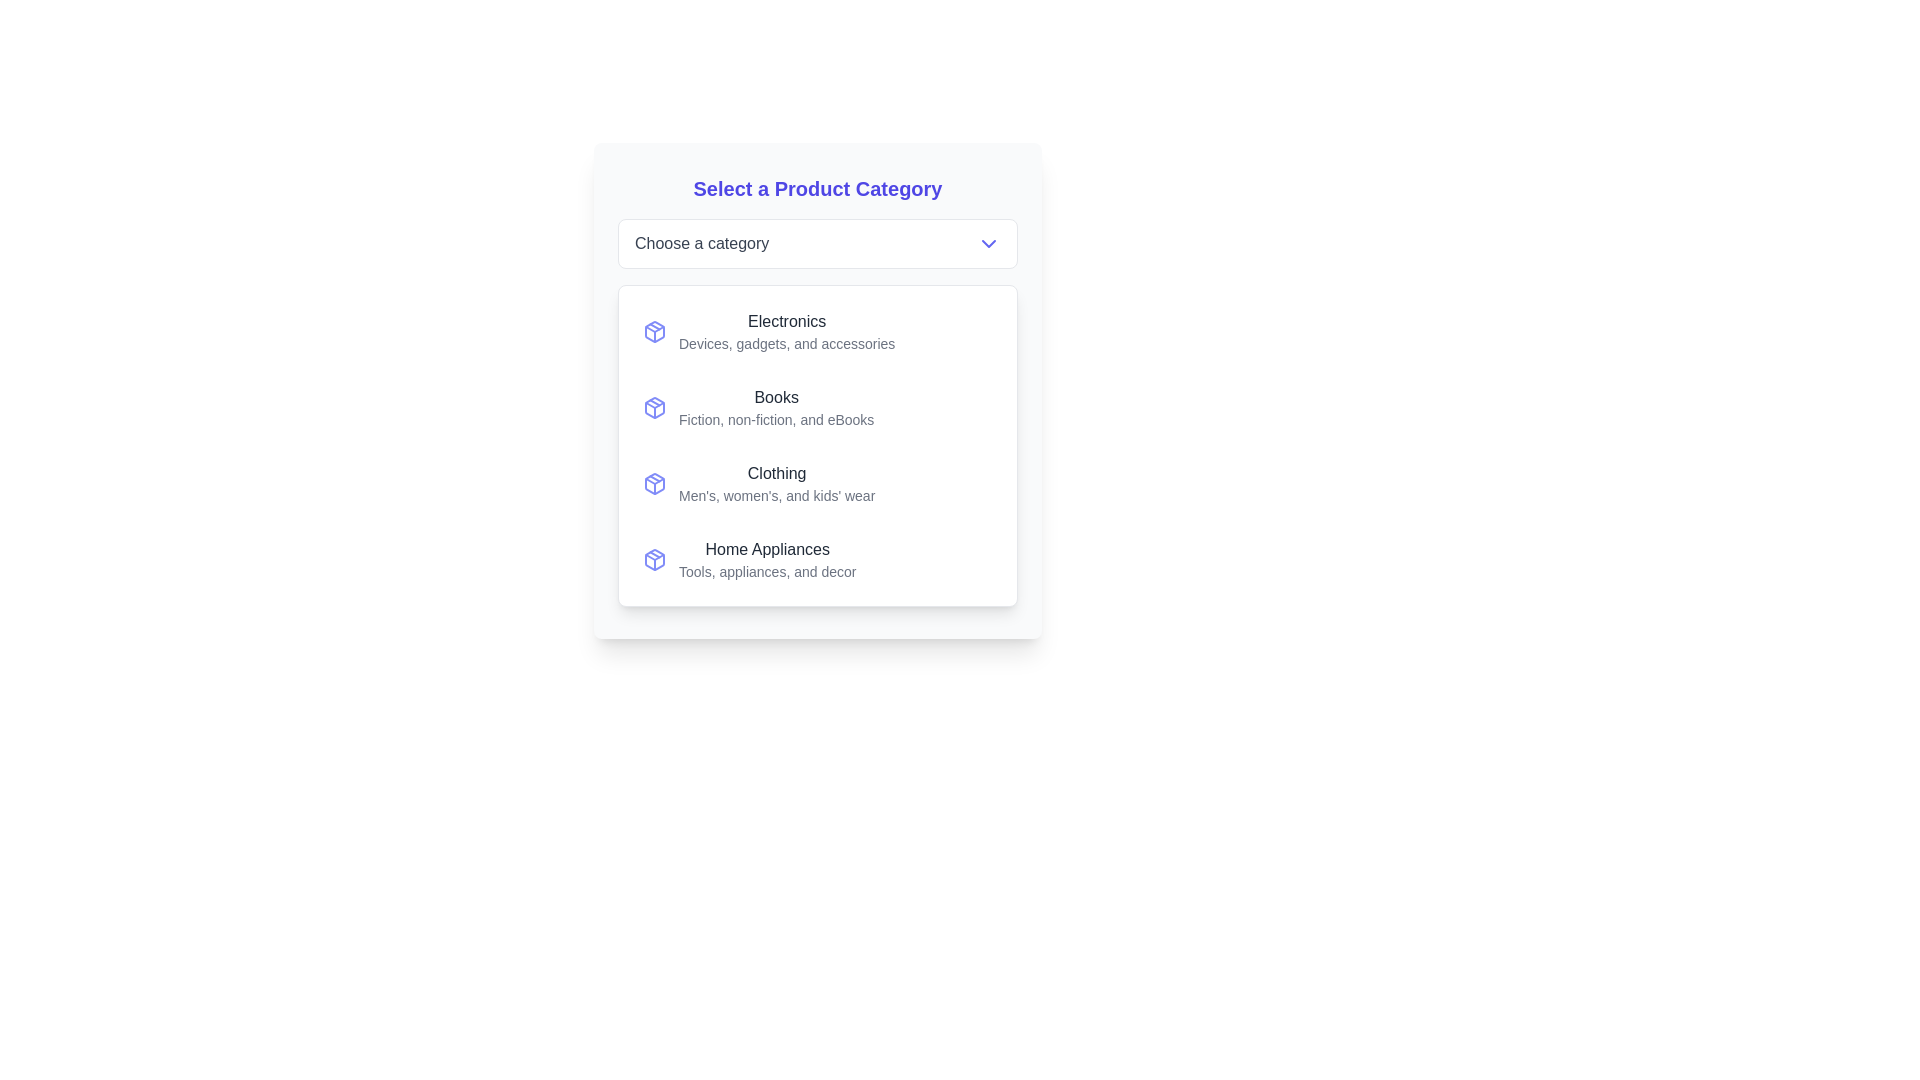  I want to click on the first category item labeled 'Electronics' in the vertical menu, which includes an indigo package icon and a description of 'Devices, gadgets, and accessories', so click(817, 330).